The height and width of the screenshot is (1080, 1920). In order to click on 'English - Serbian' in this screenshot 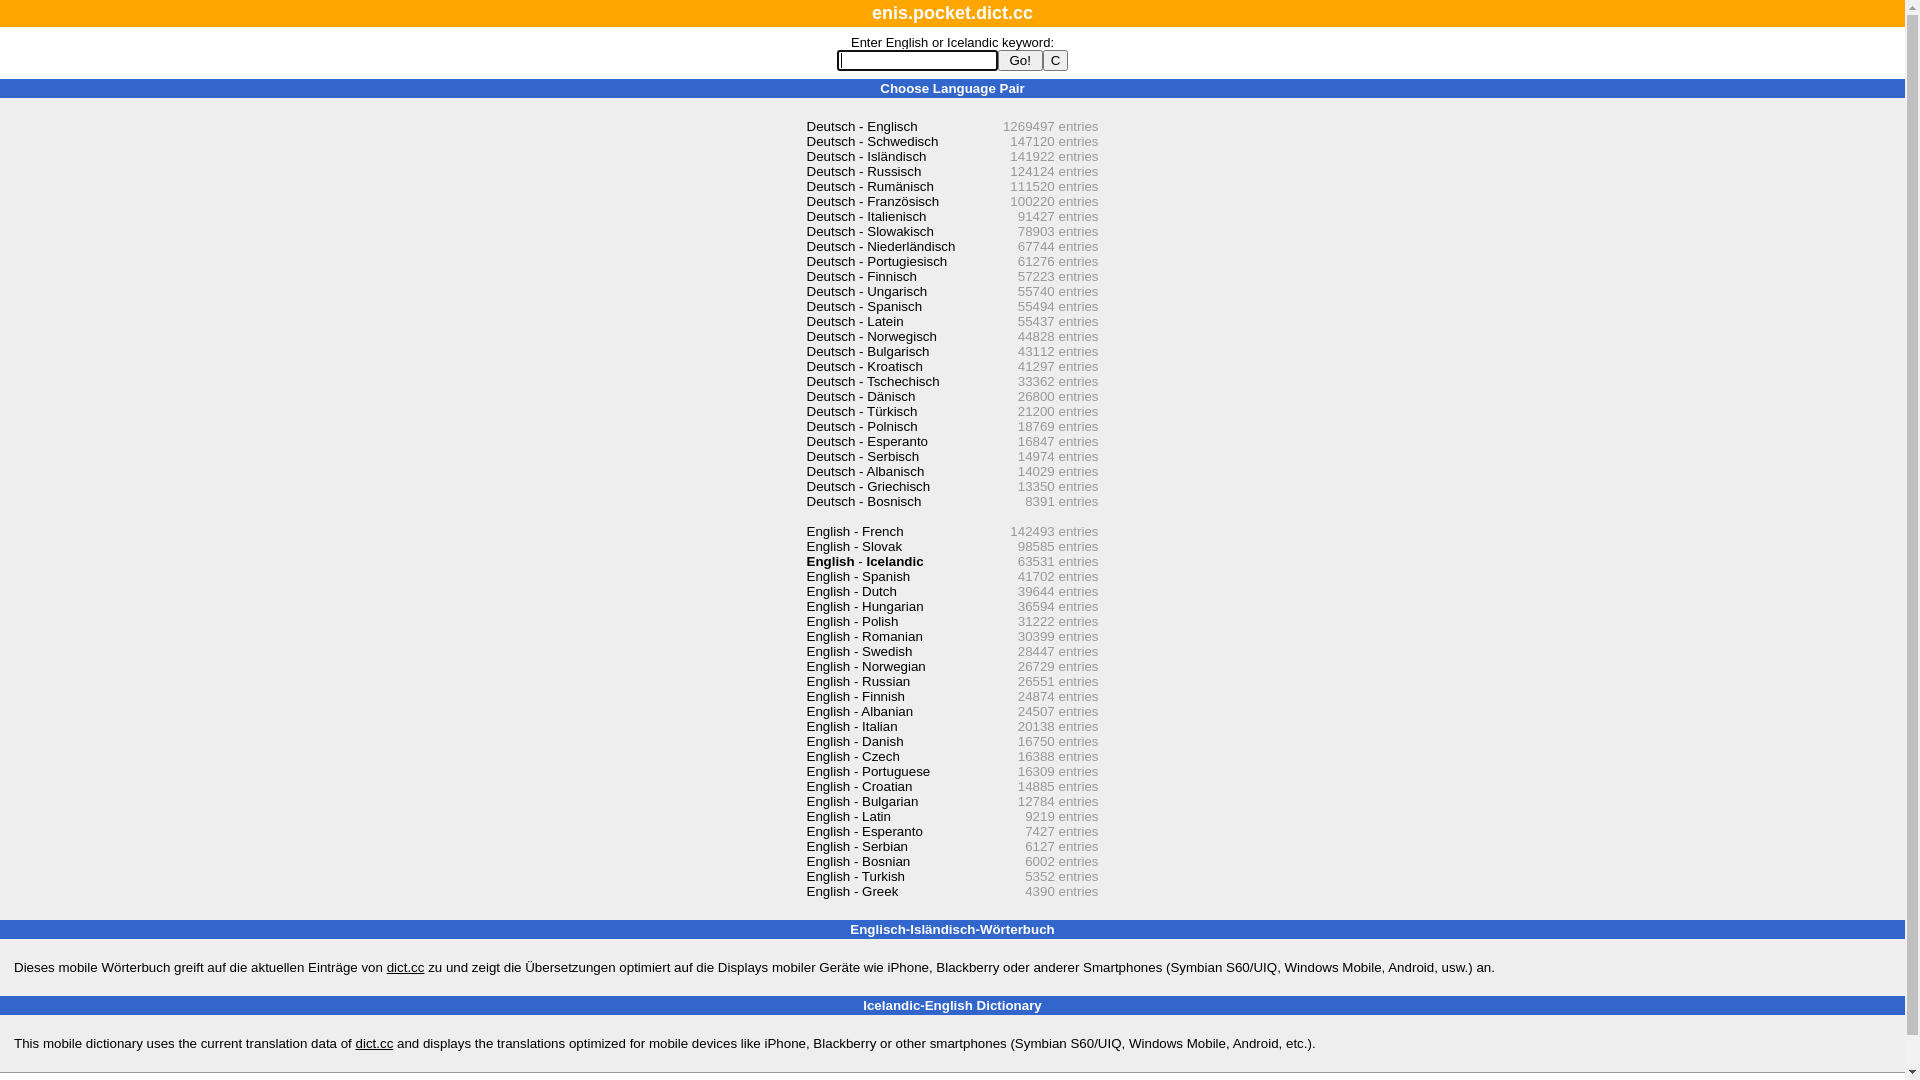, I will do `click(857, 846)`.